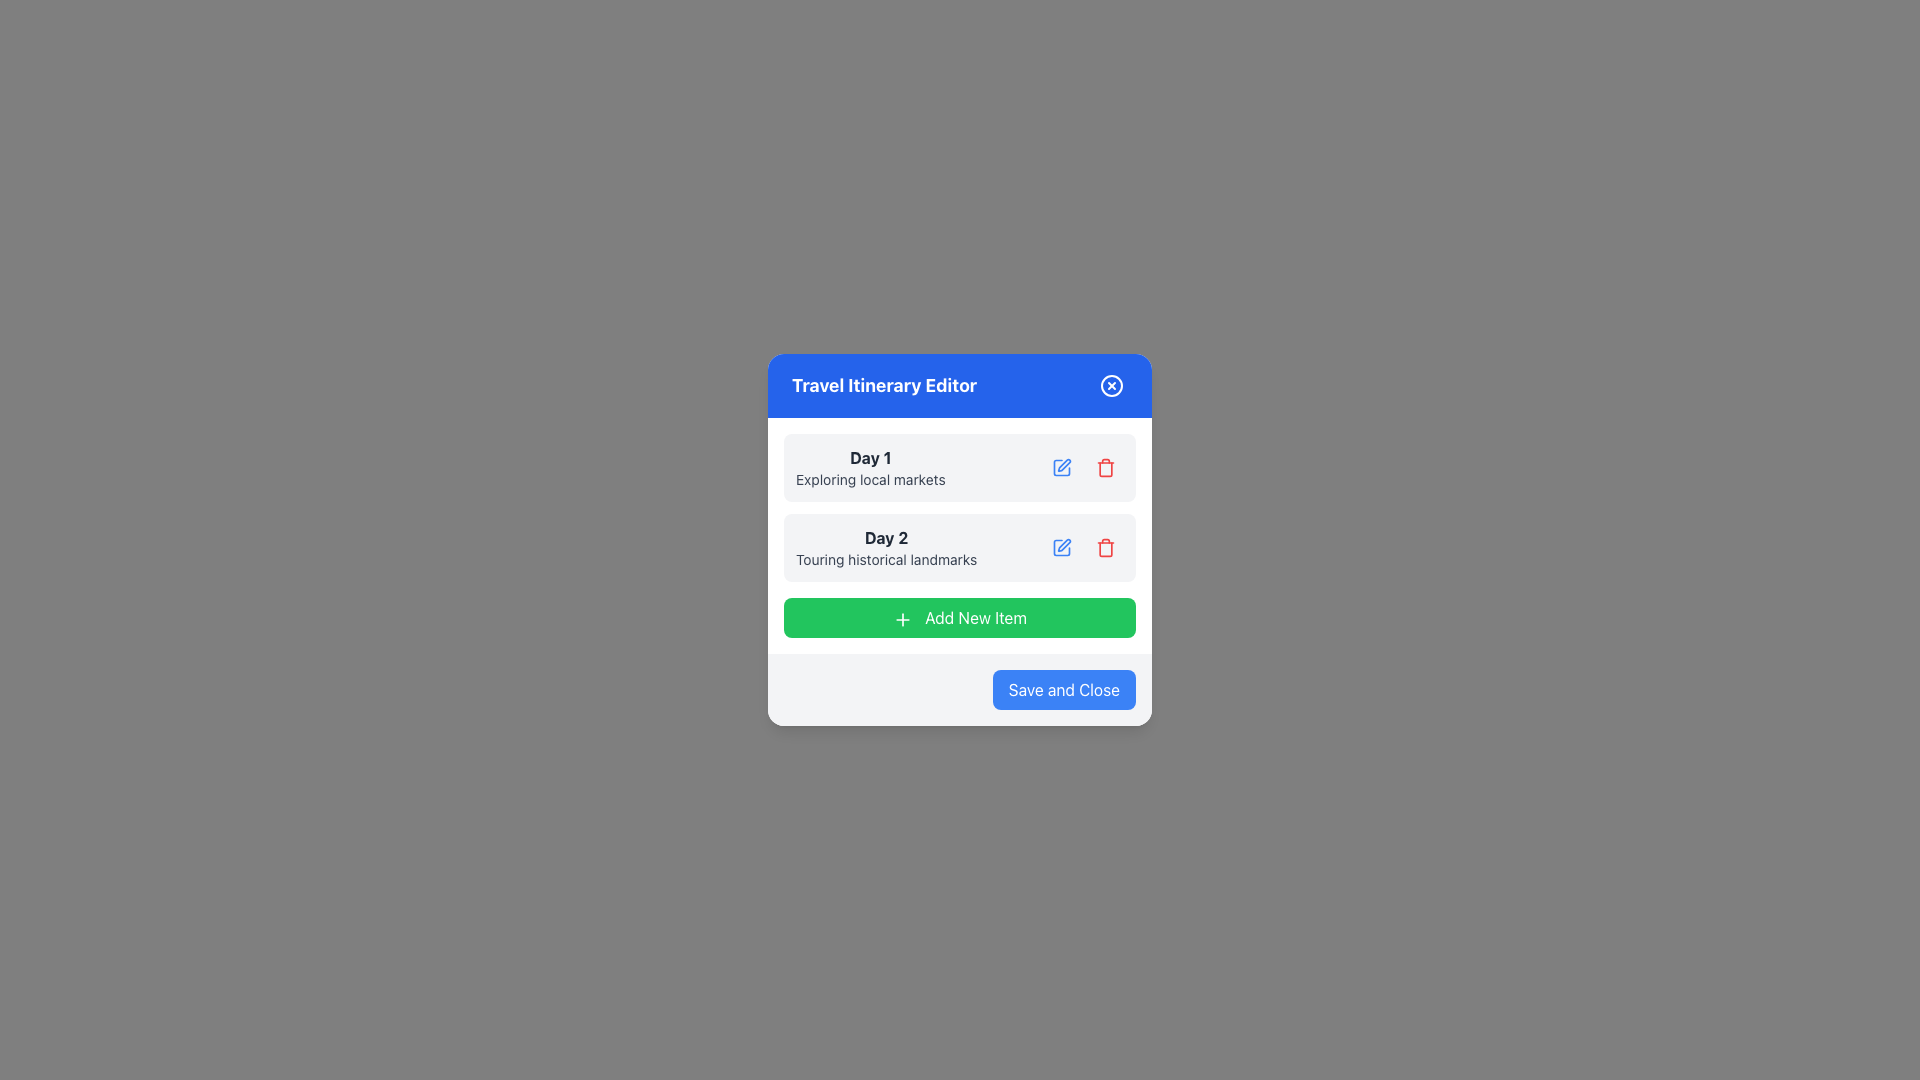 The image size is (1920, 1080). I want to click on text content of the label displaying the title 'Day 1' and description 'Exploring local markets', which is the first item in a vertical list of itinerary tasks located at the top of the list, so click(870, 467).